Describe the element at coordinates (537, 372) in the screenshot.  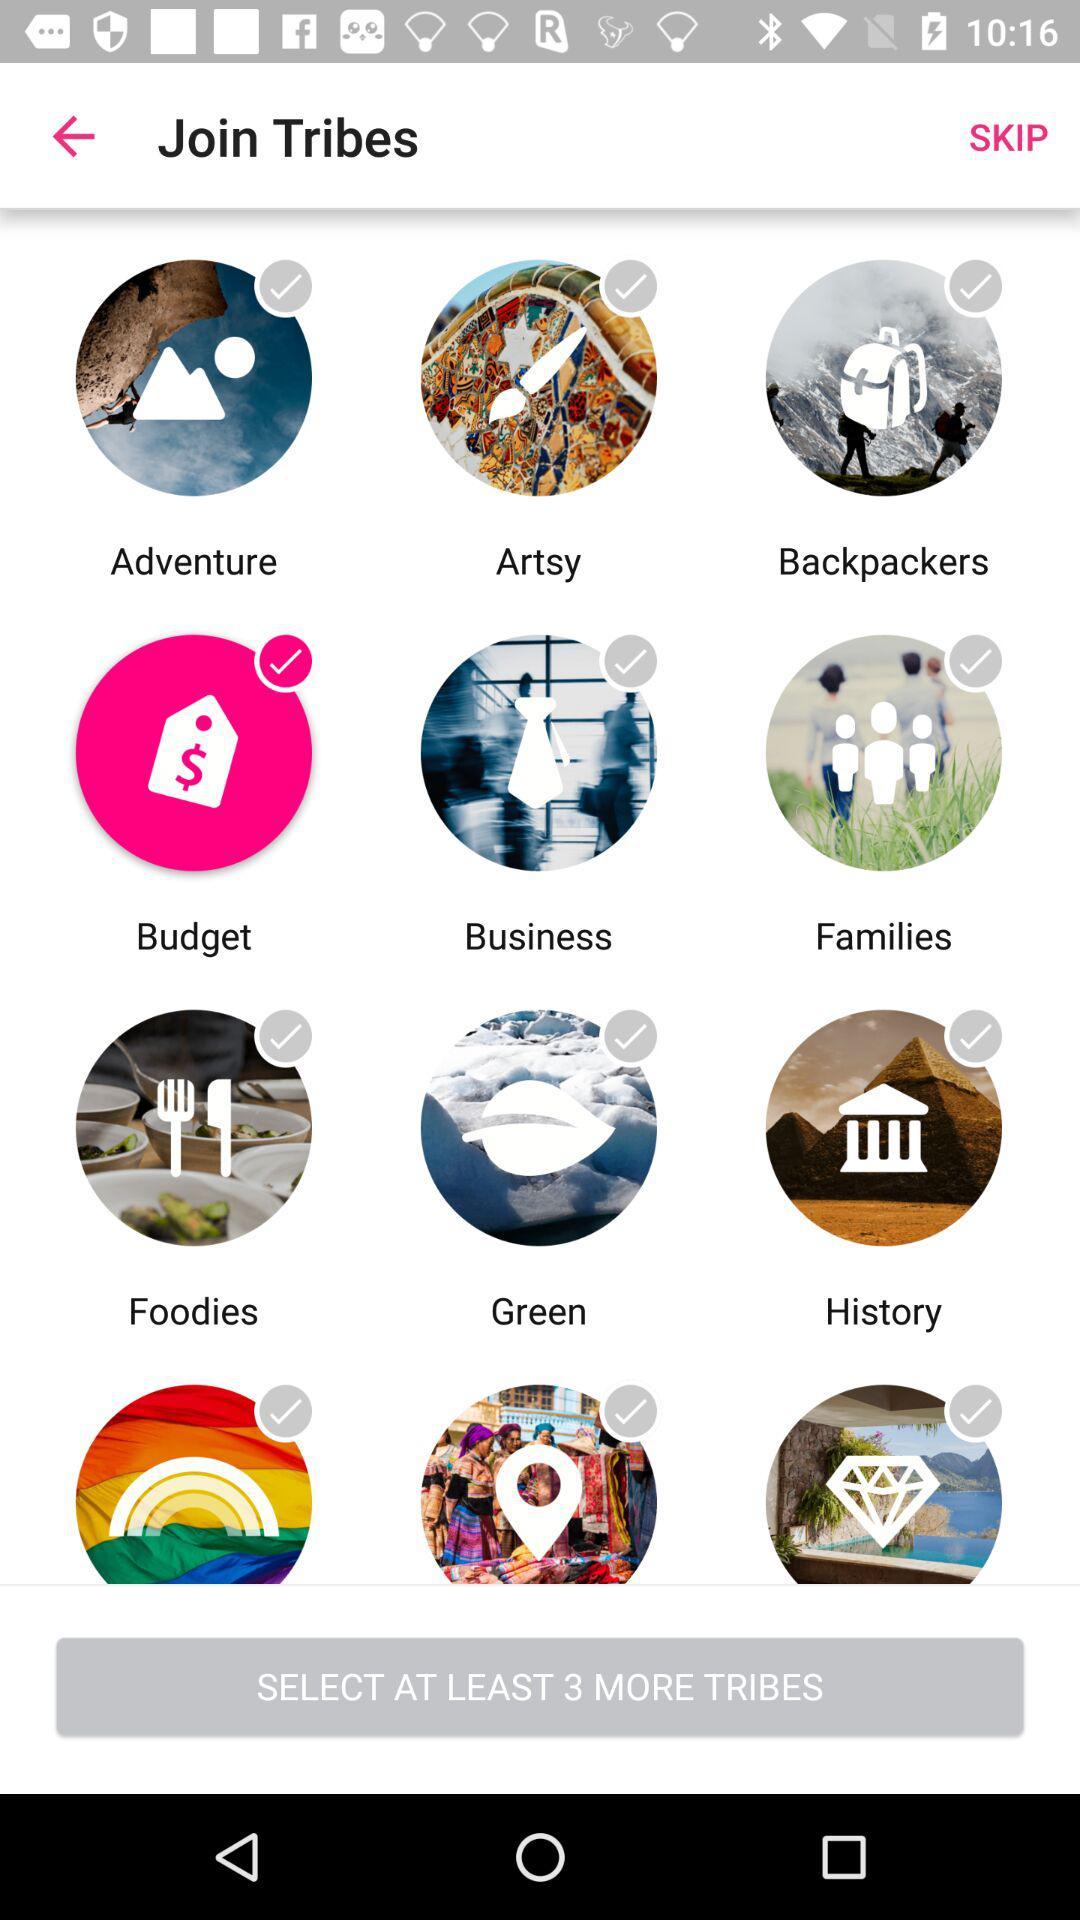
I see `artsy category` at that location.